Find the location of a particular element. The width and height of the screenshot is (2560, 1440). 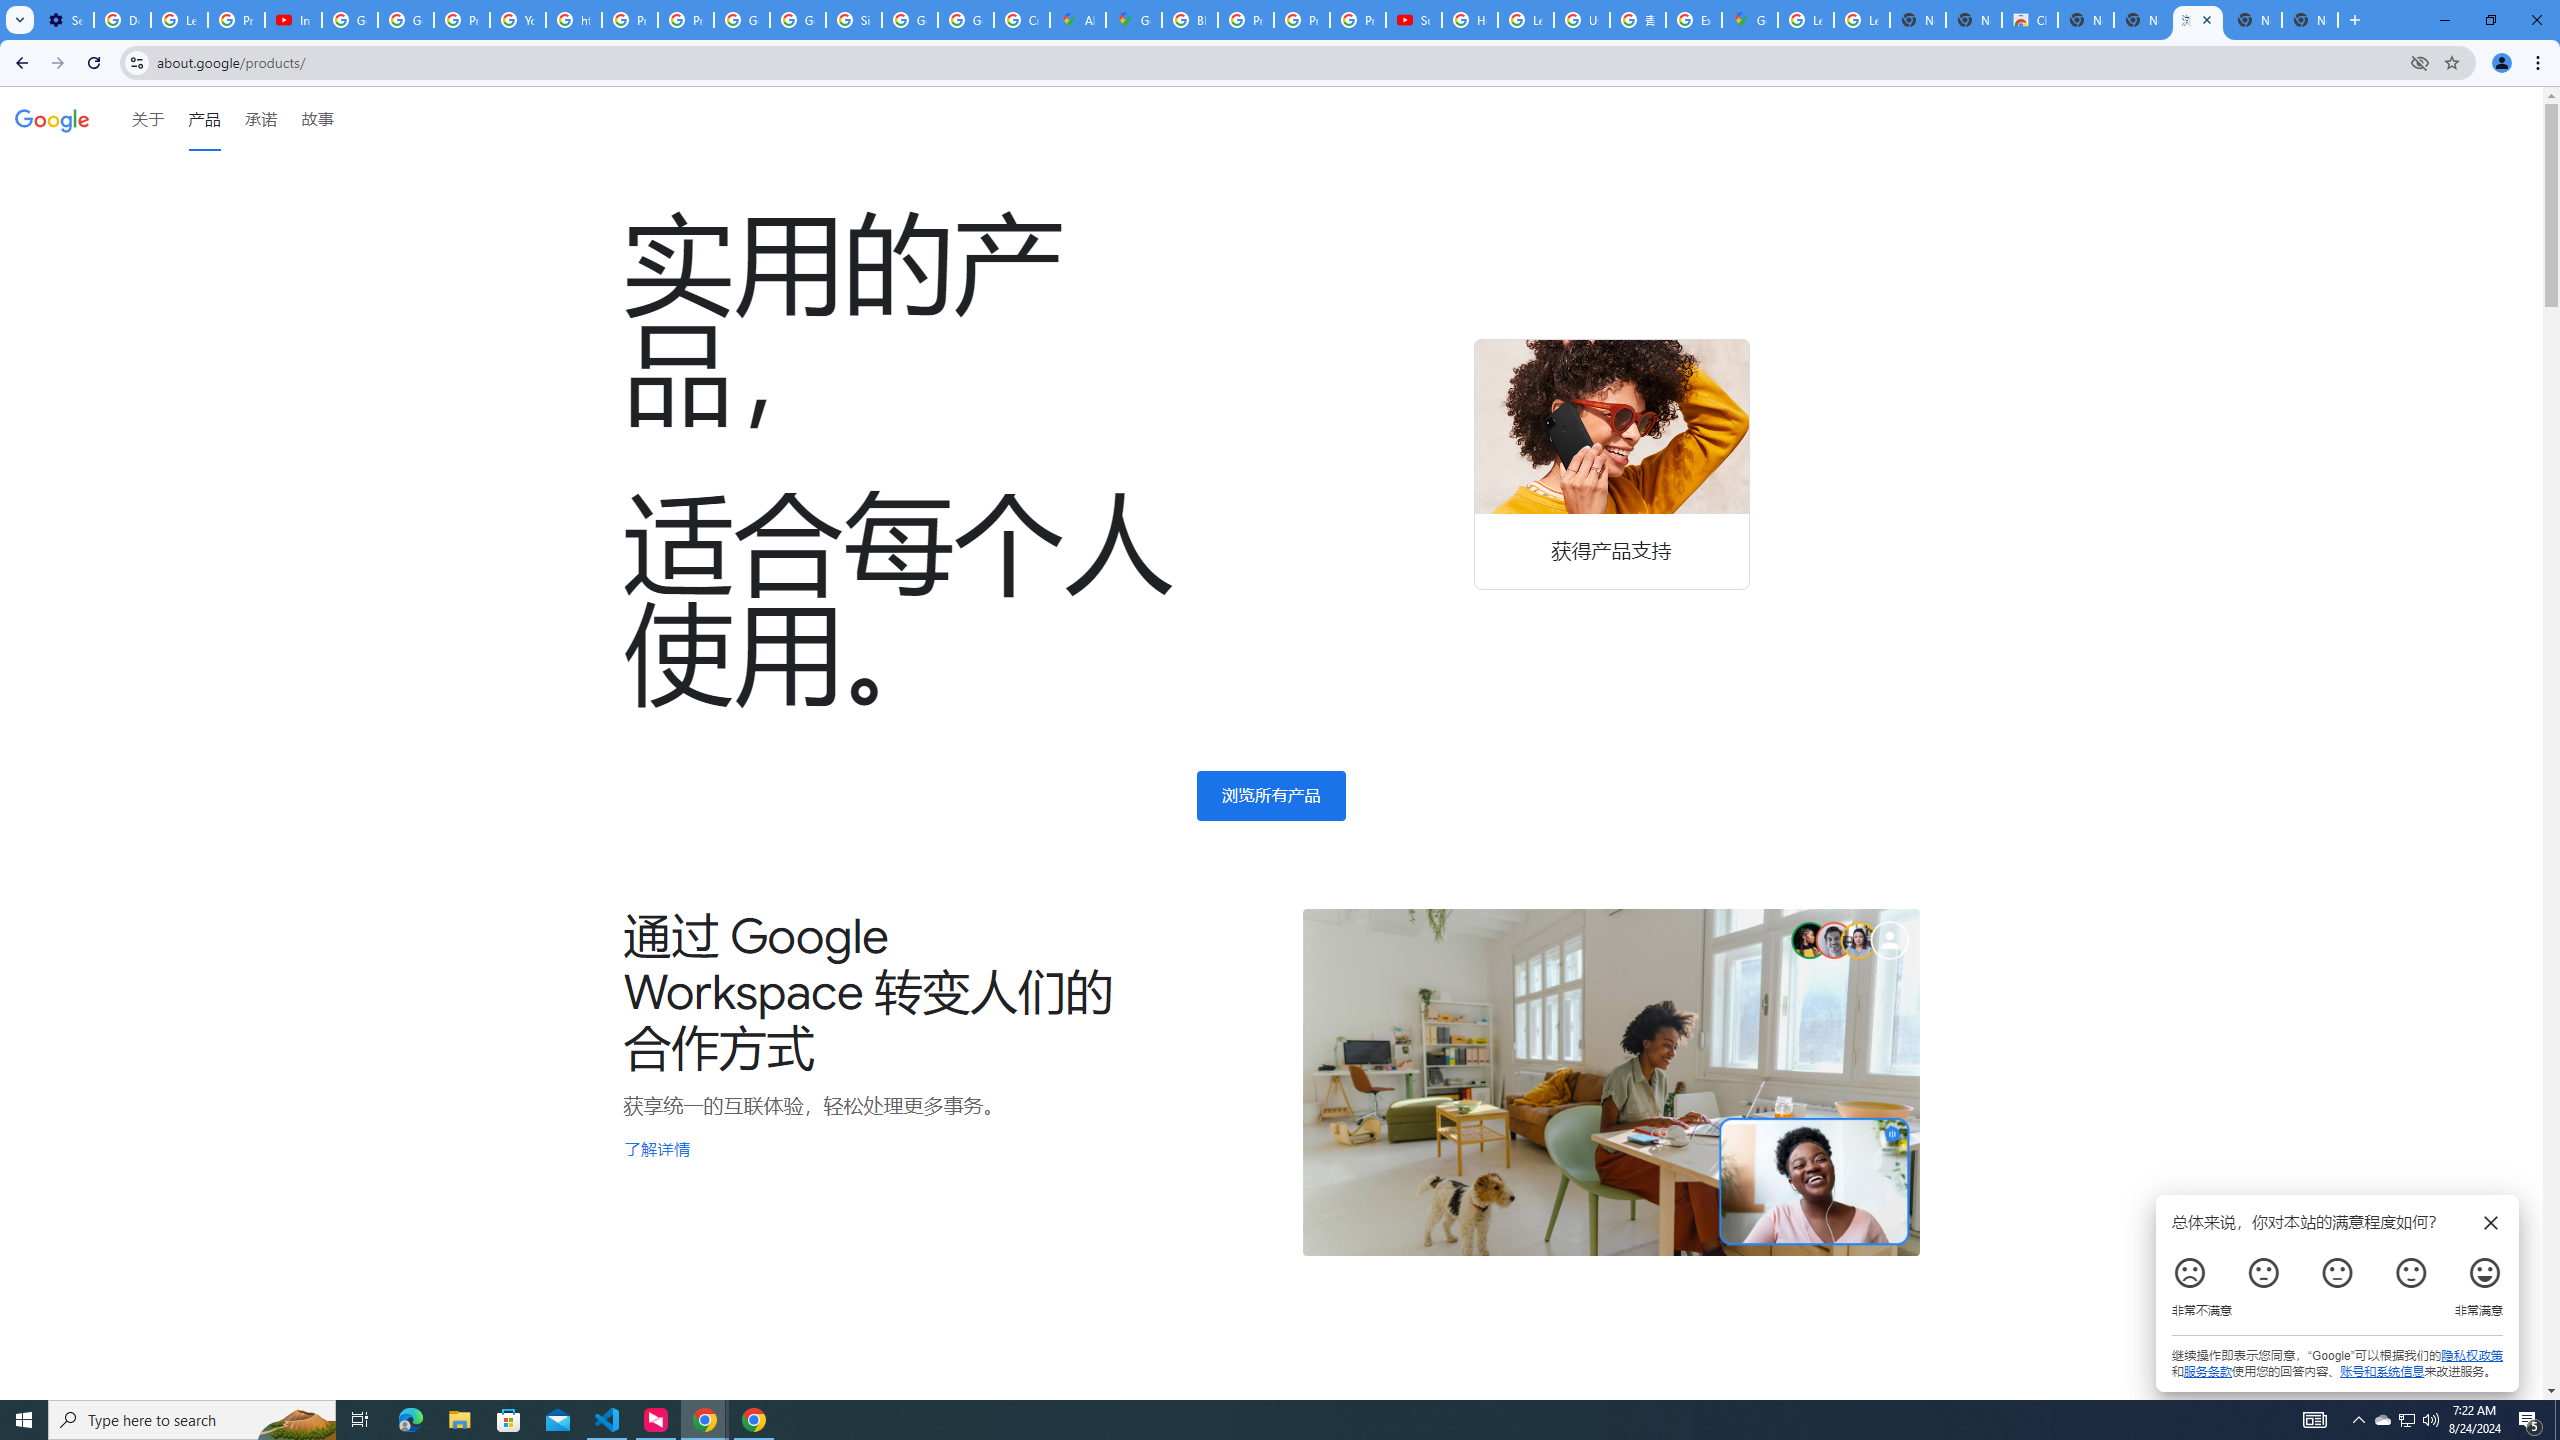

'Introduction | Google Privacy Policy - YouTube' is located at coordinates (293, 19).